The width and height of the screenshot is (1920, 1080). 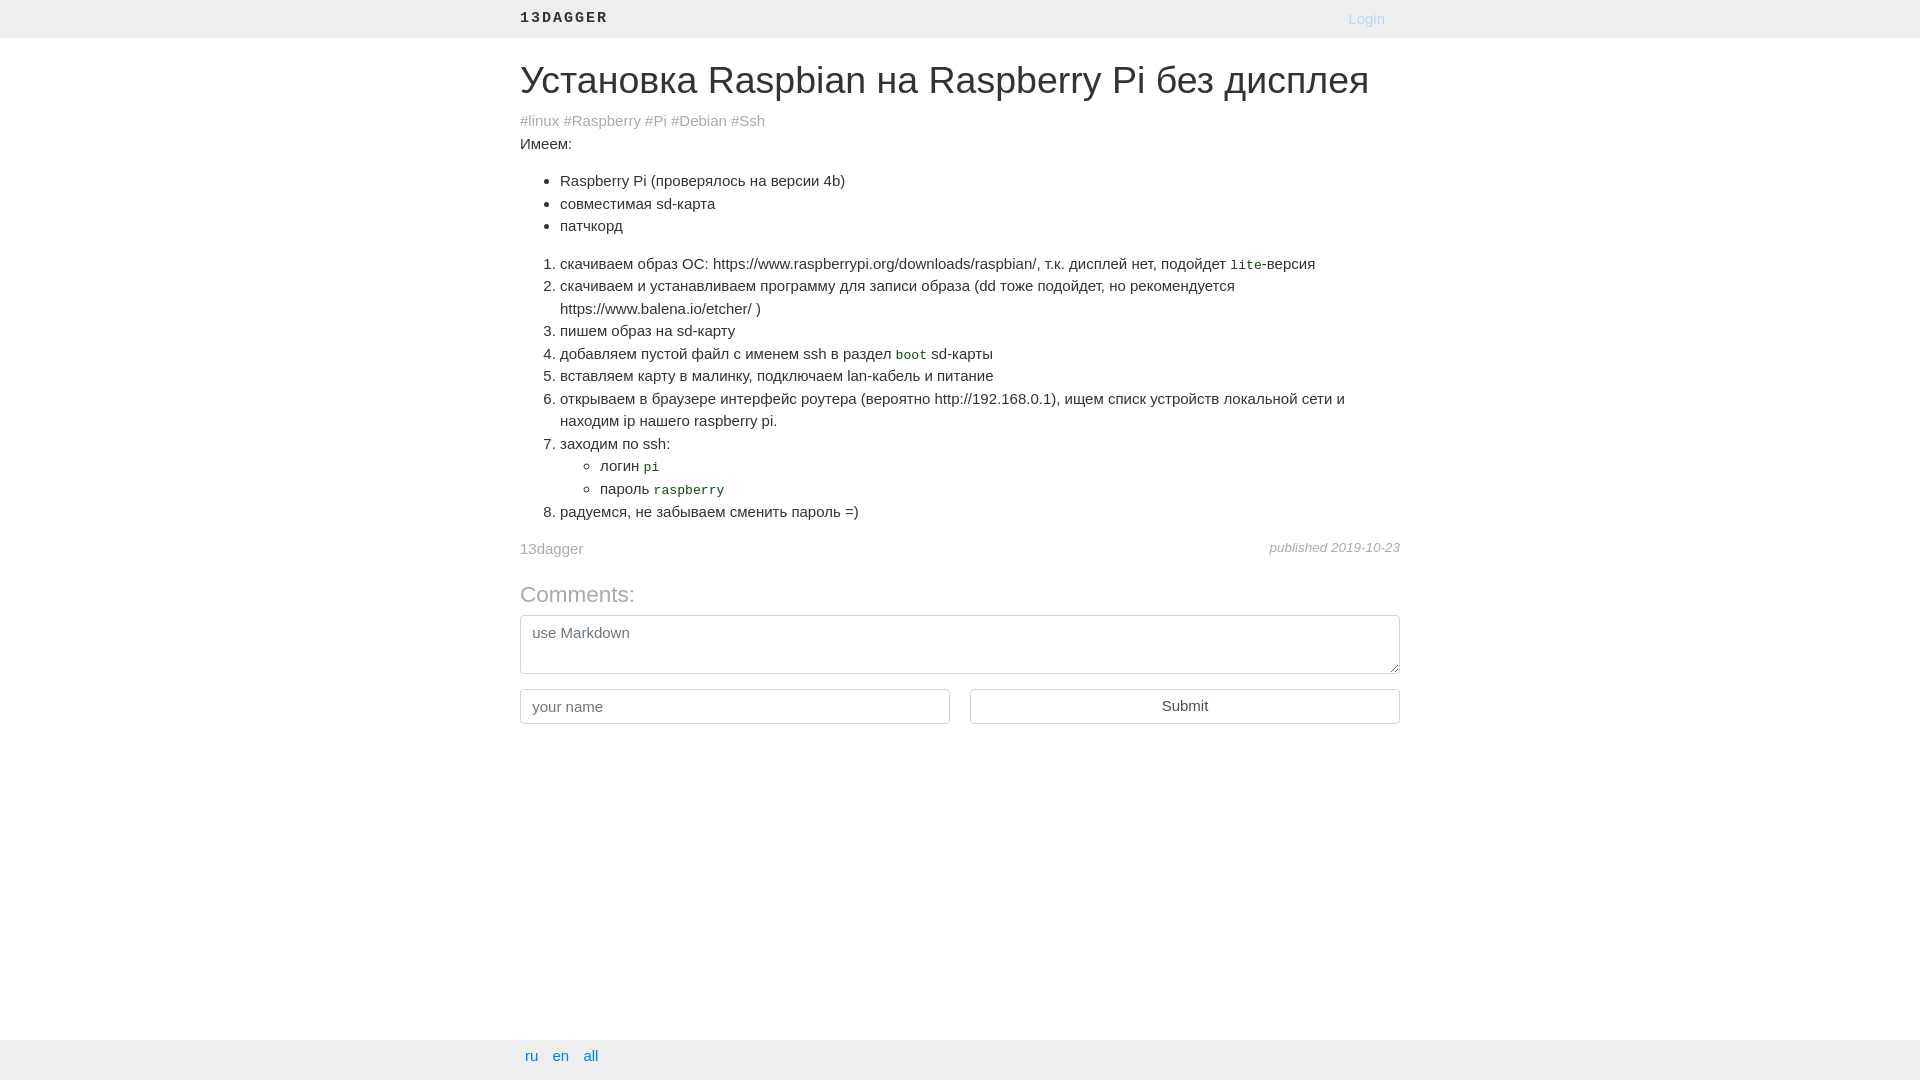 What do you see at coordinates (644, 120) in the screenshot?
I see `'#Pi'` at bounding box center [644, 120].